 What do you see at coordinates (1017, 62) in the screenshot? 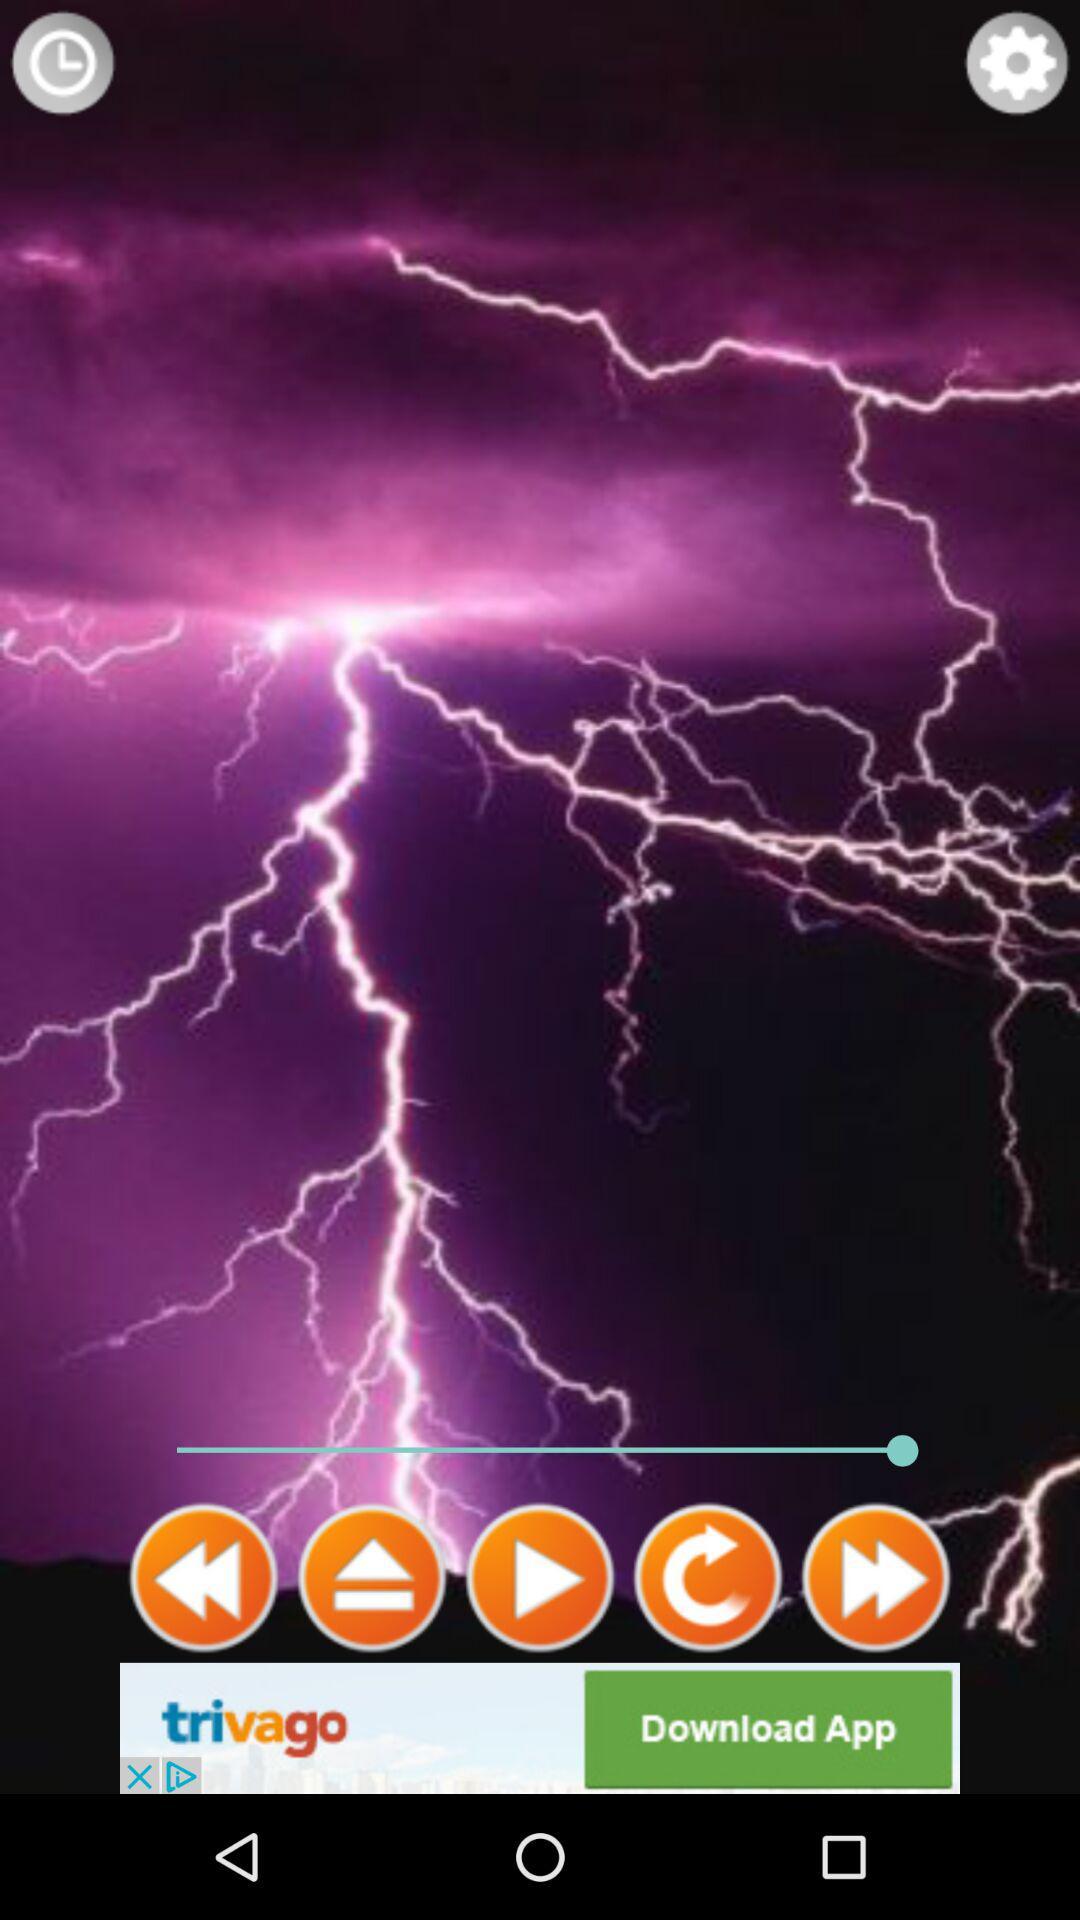
I see `settings swich option` at bounding box center [1017, 62].